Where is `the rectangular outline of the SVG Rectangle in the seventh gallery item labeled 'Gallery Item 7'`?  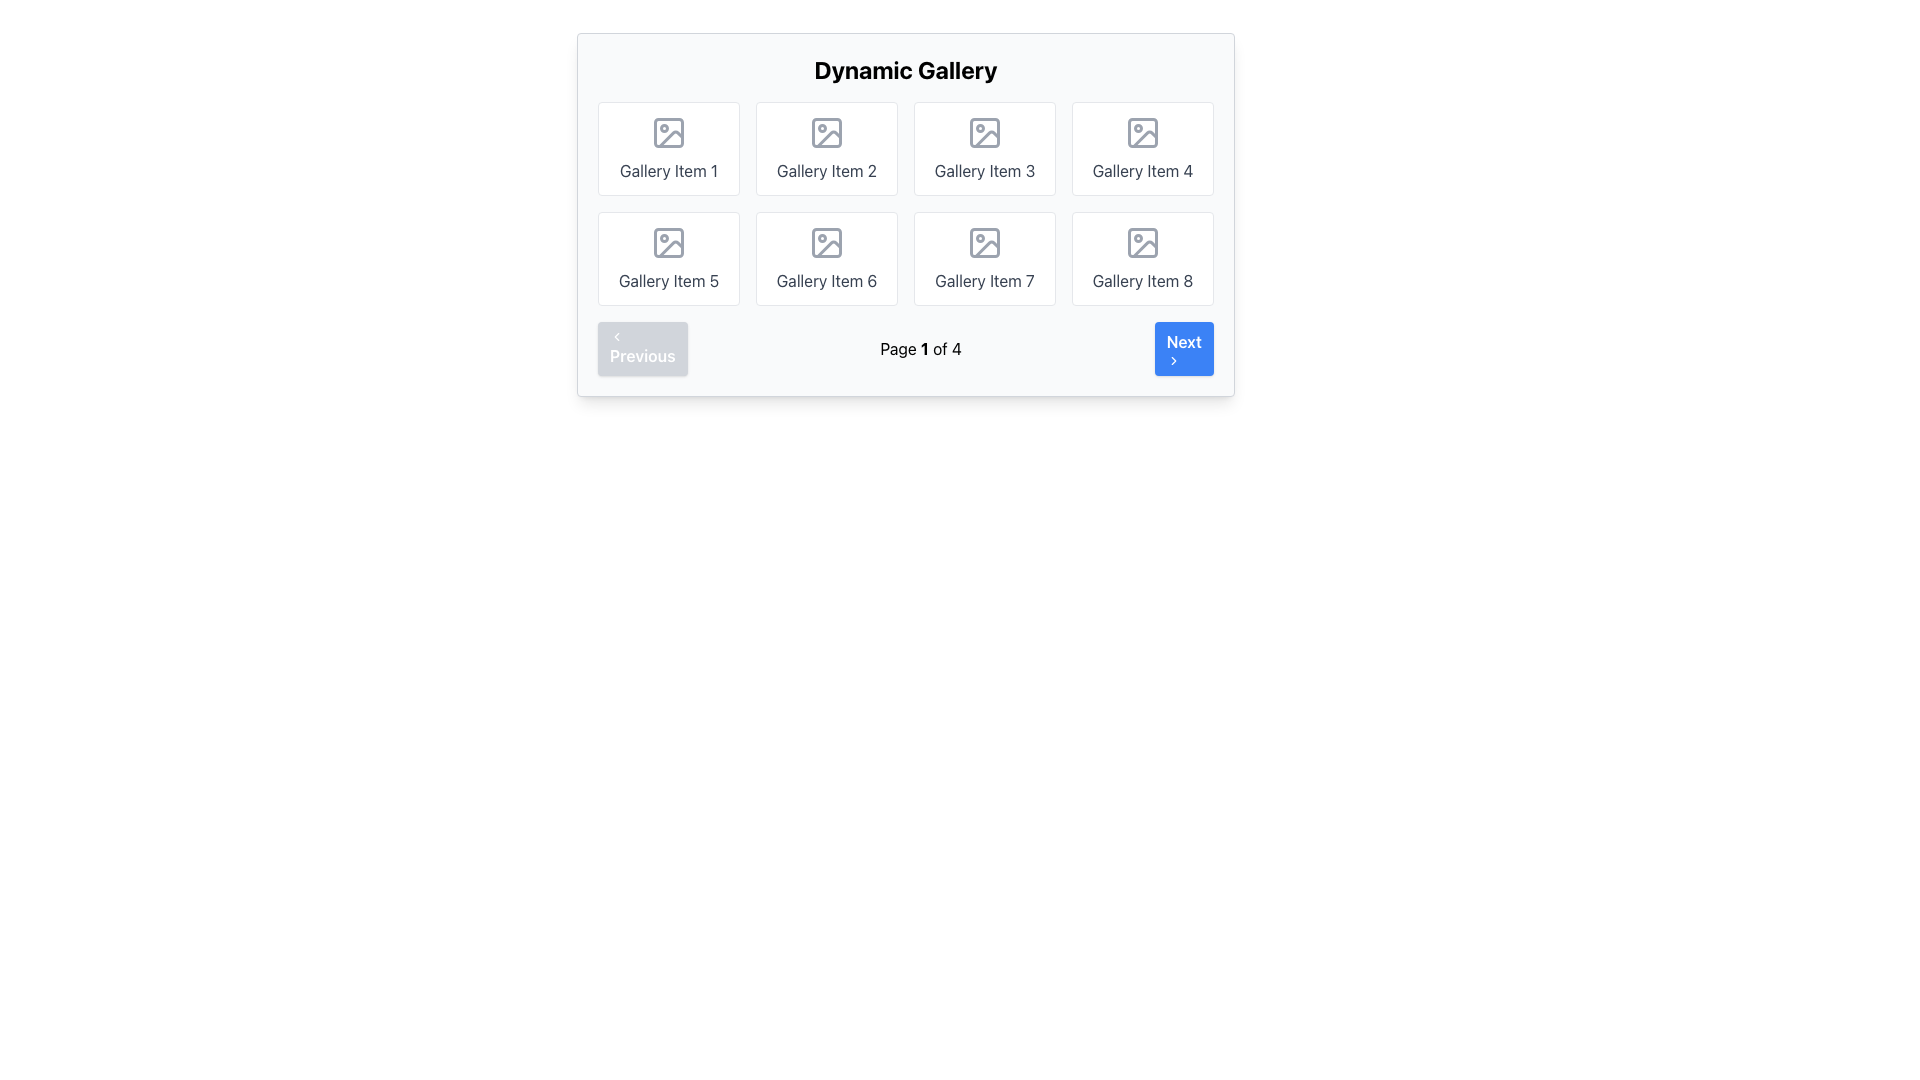 the rectangular outline of the SVG Rectangle in the seventh gallery item labeled 'Gallery Item 7' is located at coordinates (984, 242).